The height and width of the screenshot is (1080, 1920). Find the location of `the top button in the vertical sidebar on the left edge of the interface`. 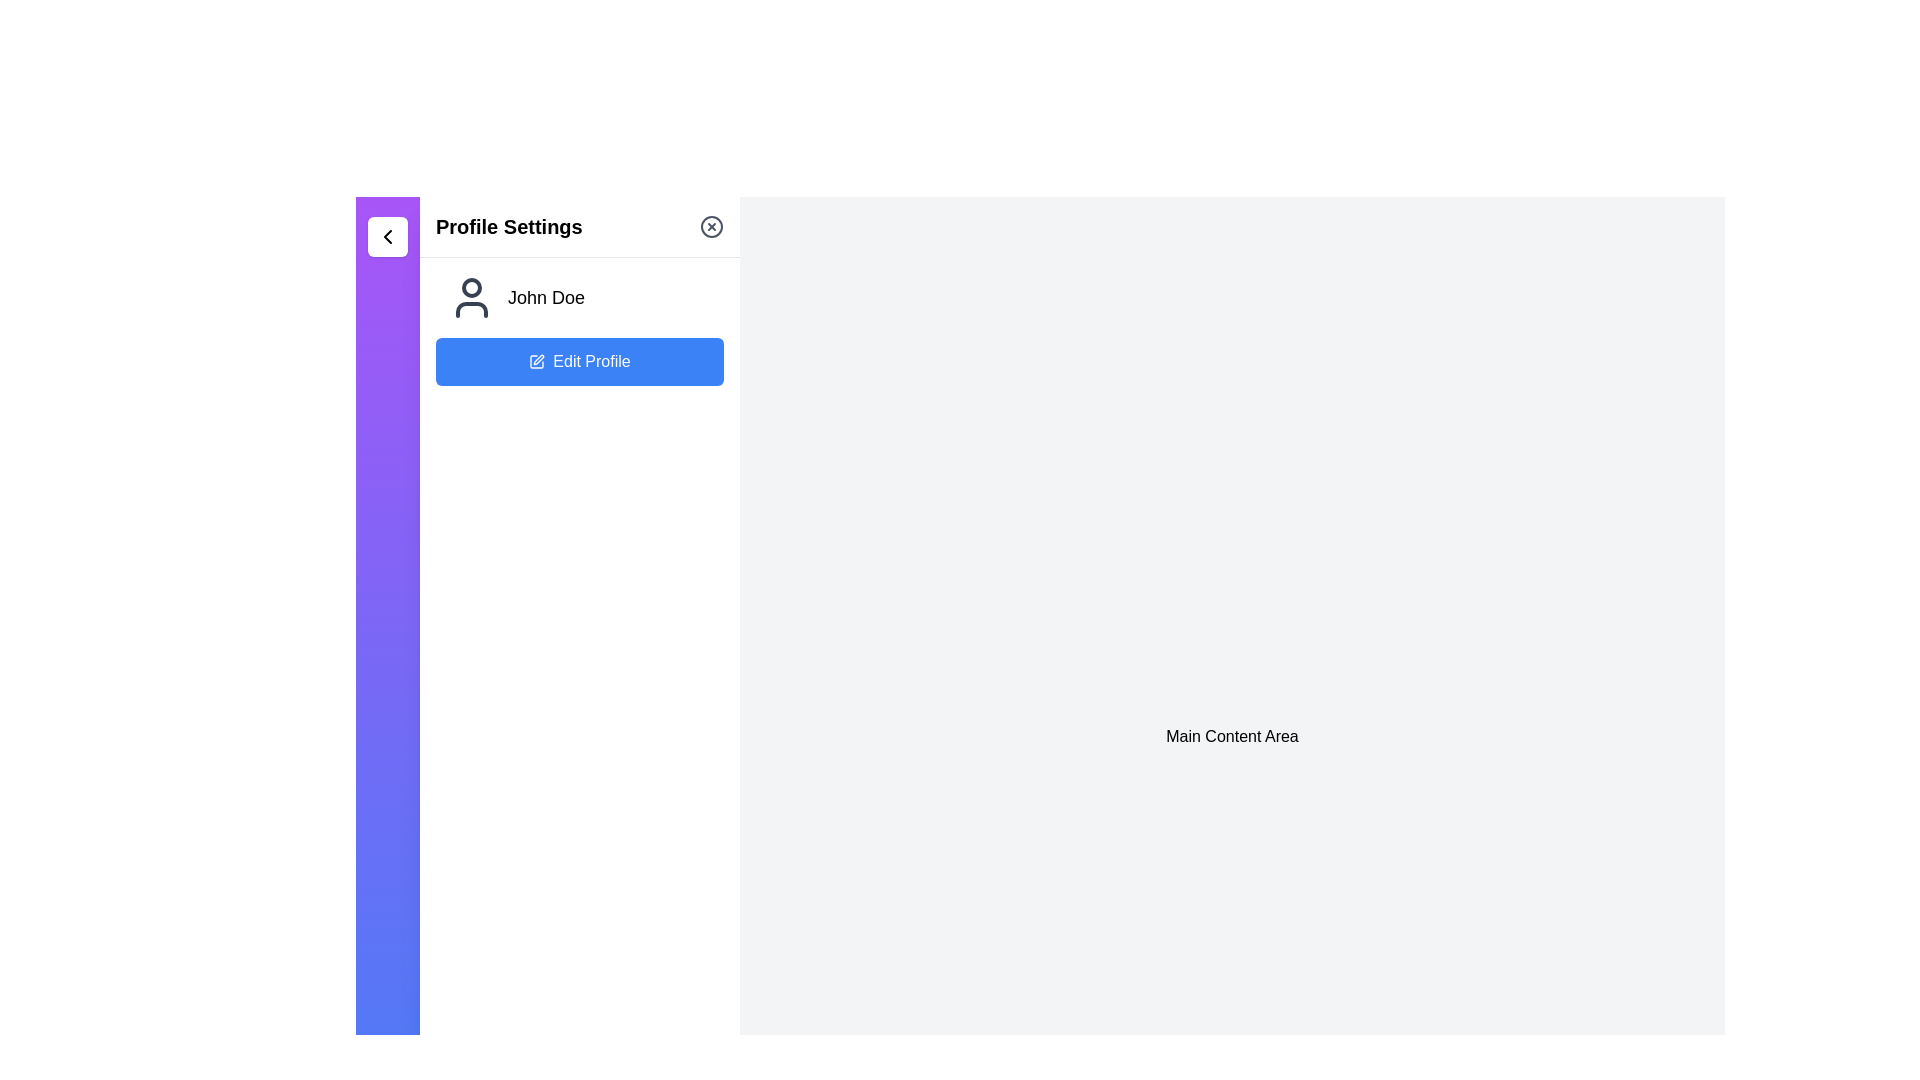

the top button in the vertical sidebar on the left edge of the interface is located at coordinates (388, 235).